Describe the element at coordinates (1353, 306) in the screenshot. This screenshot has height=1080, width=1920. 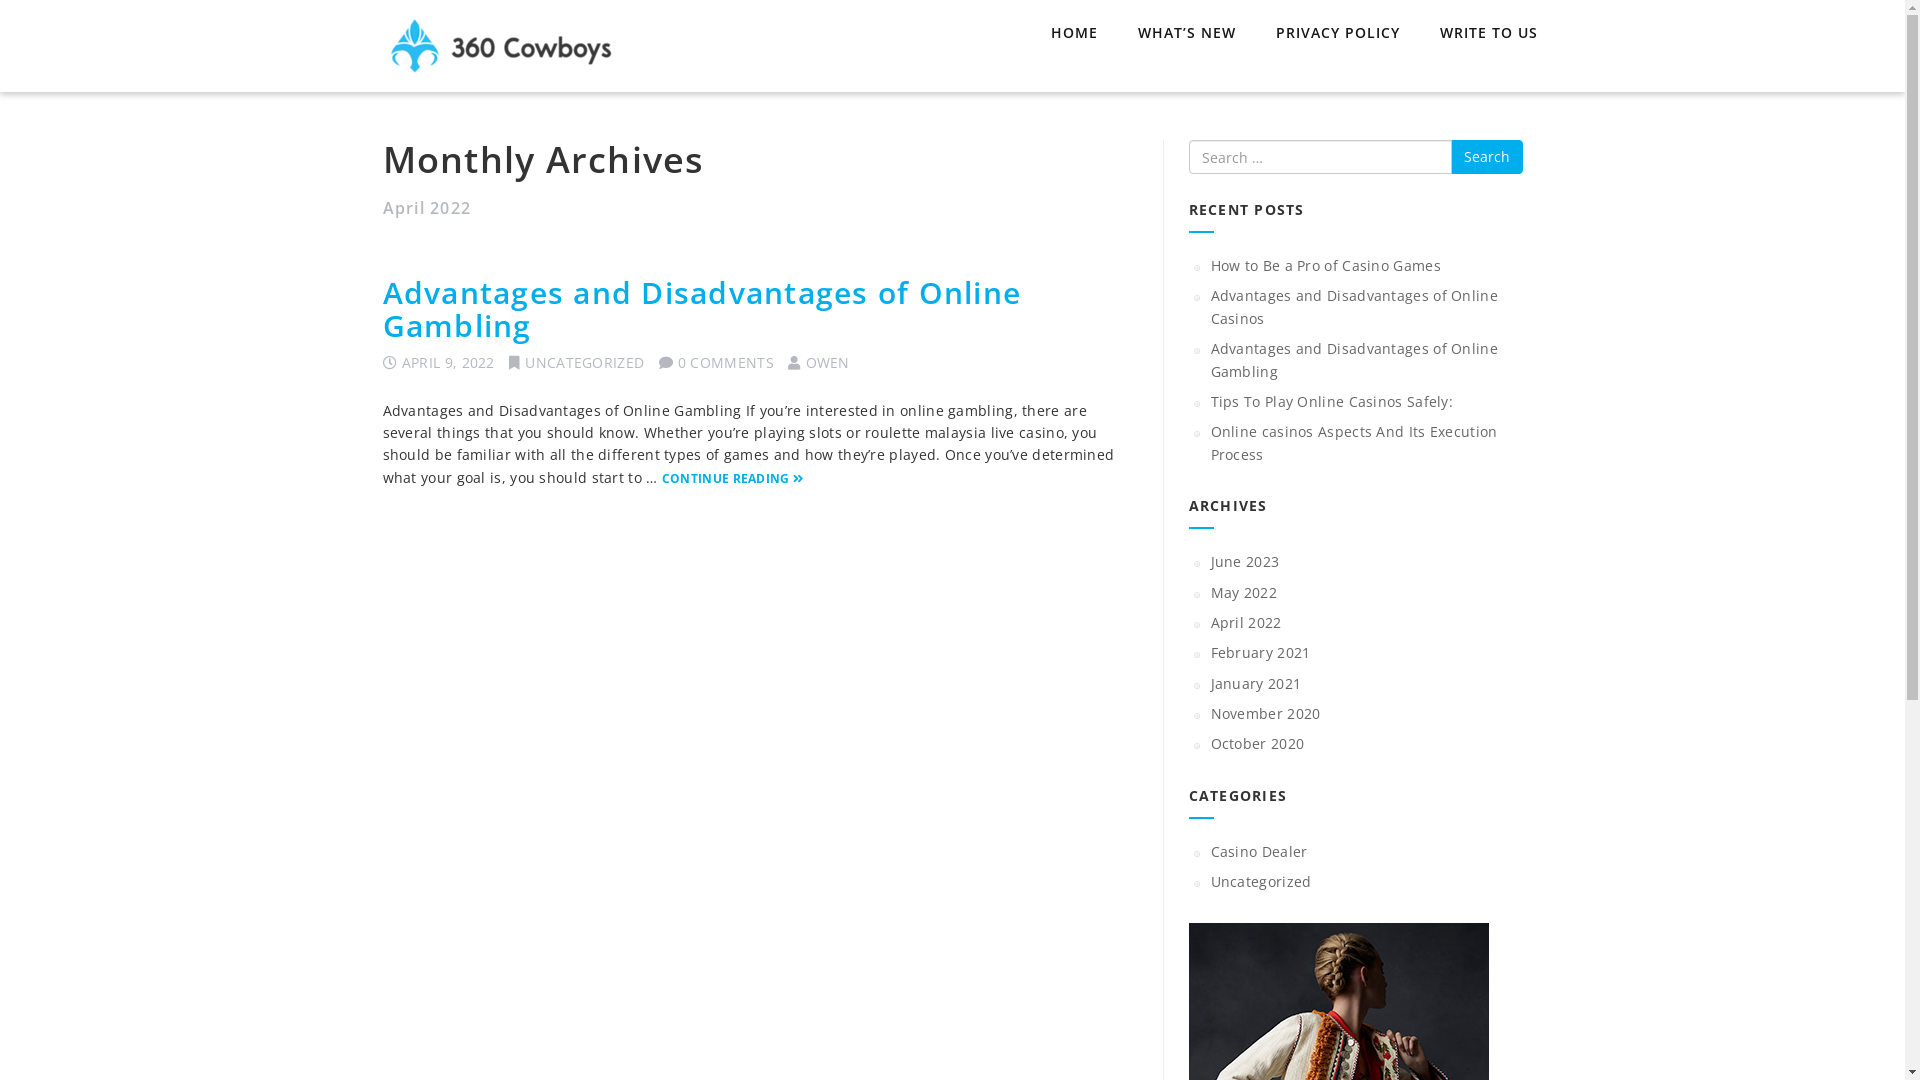
I see `'Advantages and Disadvantages of Online Casinos'` at that location.